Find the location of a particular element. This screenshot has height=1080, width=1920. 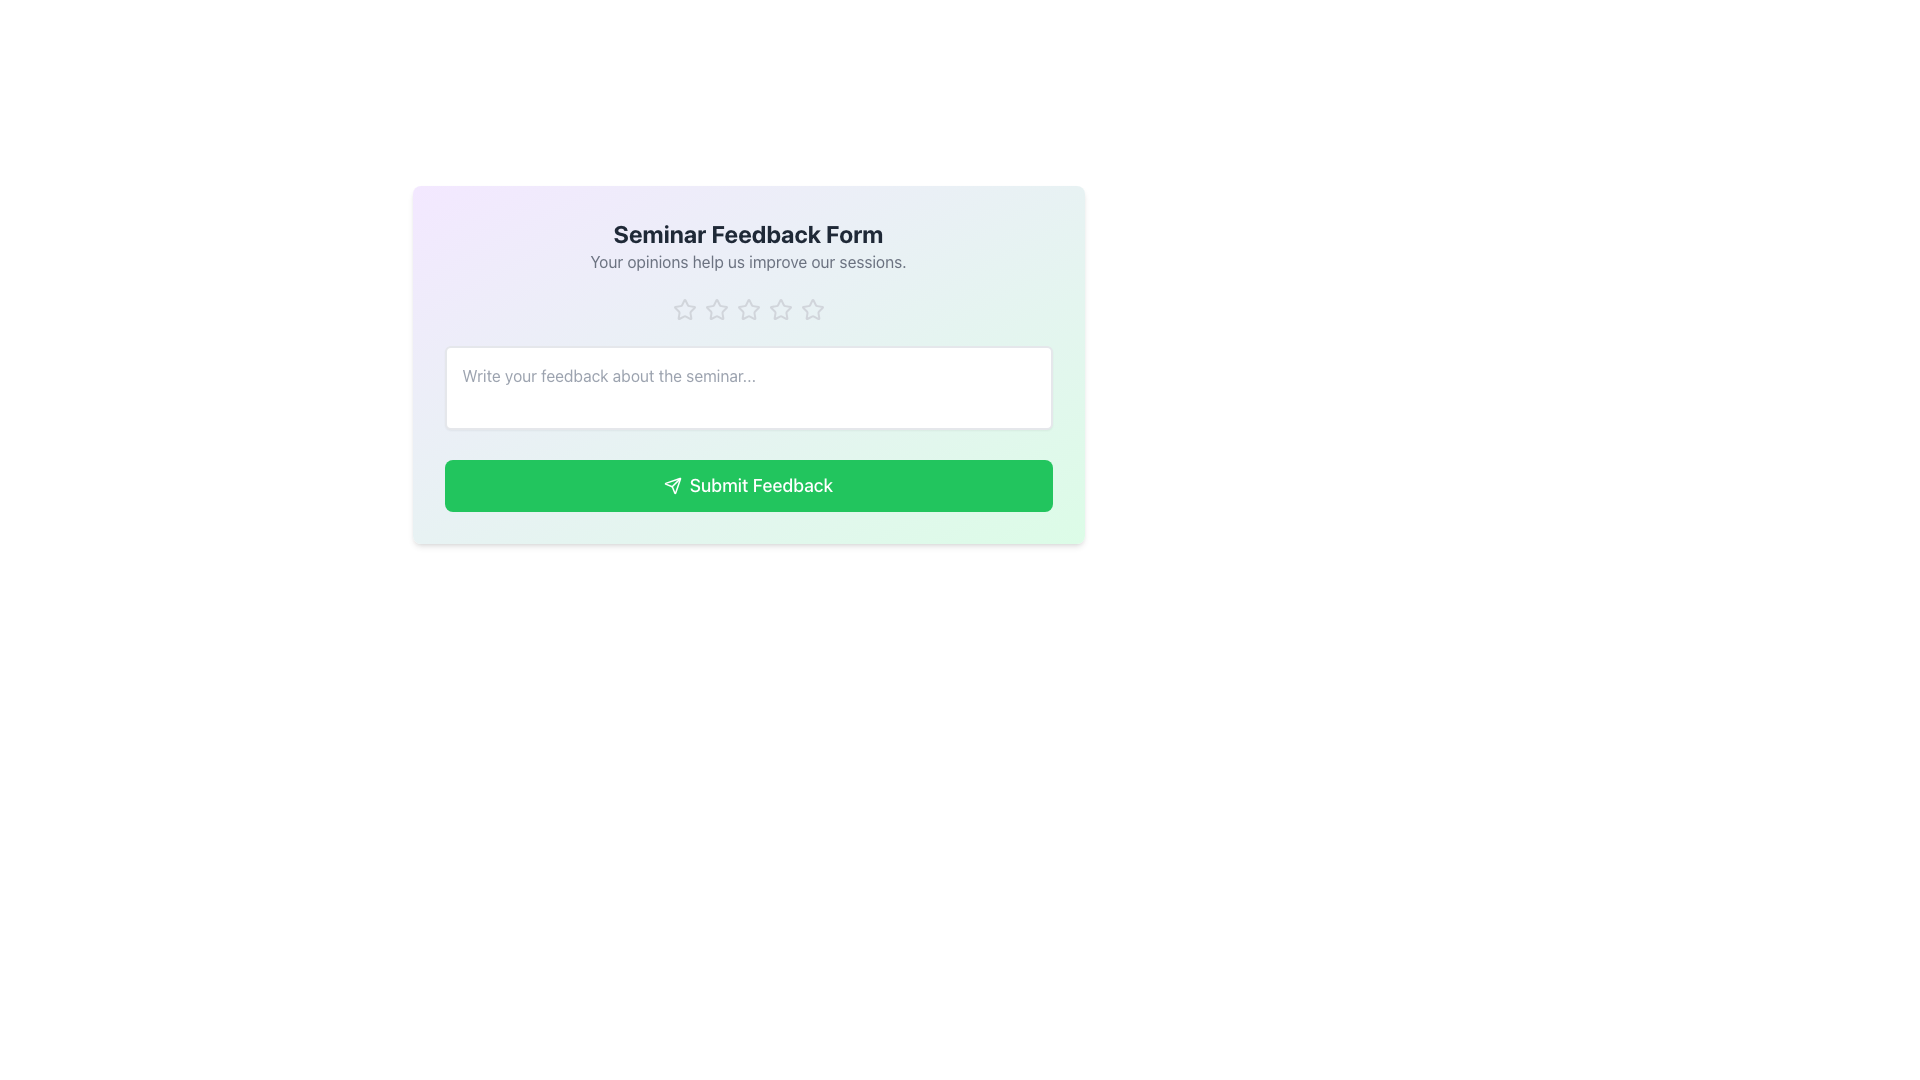

the first star icon button, which represents the rating system, located beneath the 'Your opinions help us improve our sessions' text is located at coordinates (684, 309).